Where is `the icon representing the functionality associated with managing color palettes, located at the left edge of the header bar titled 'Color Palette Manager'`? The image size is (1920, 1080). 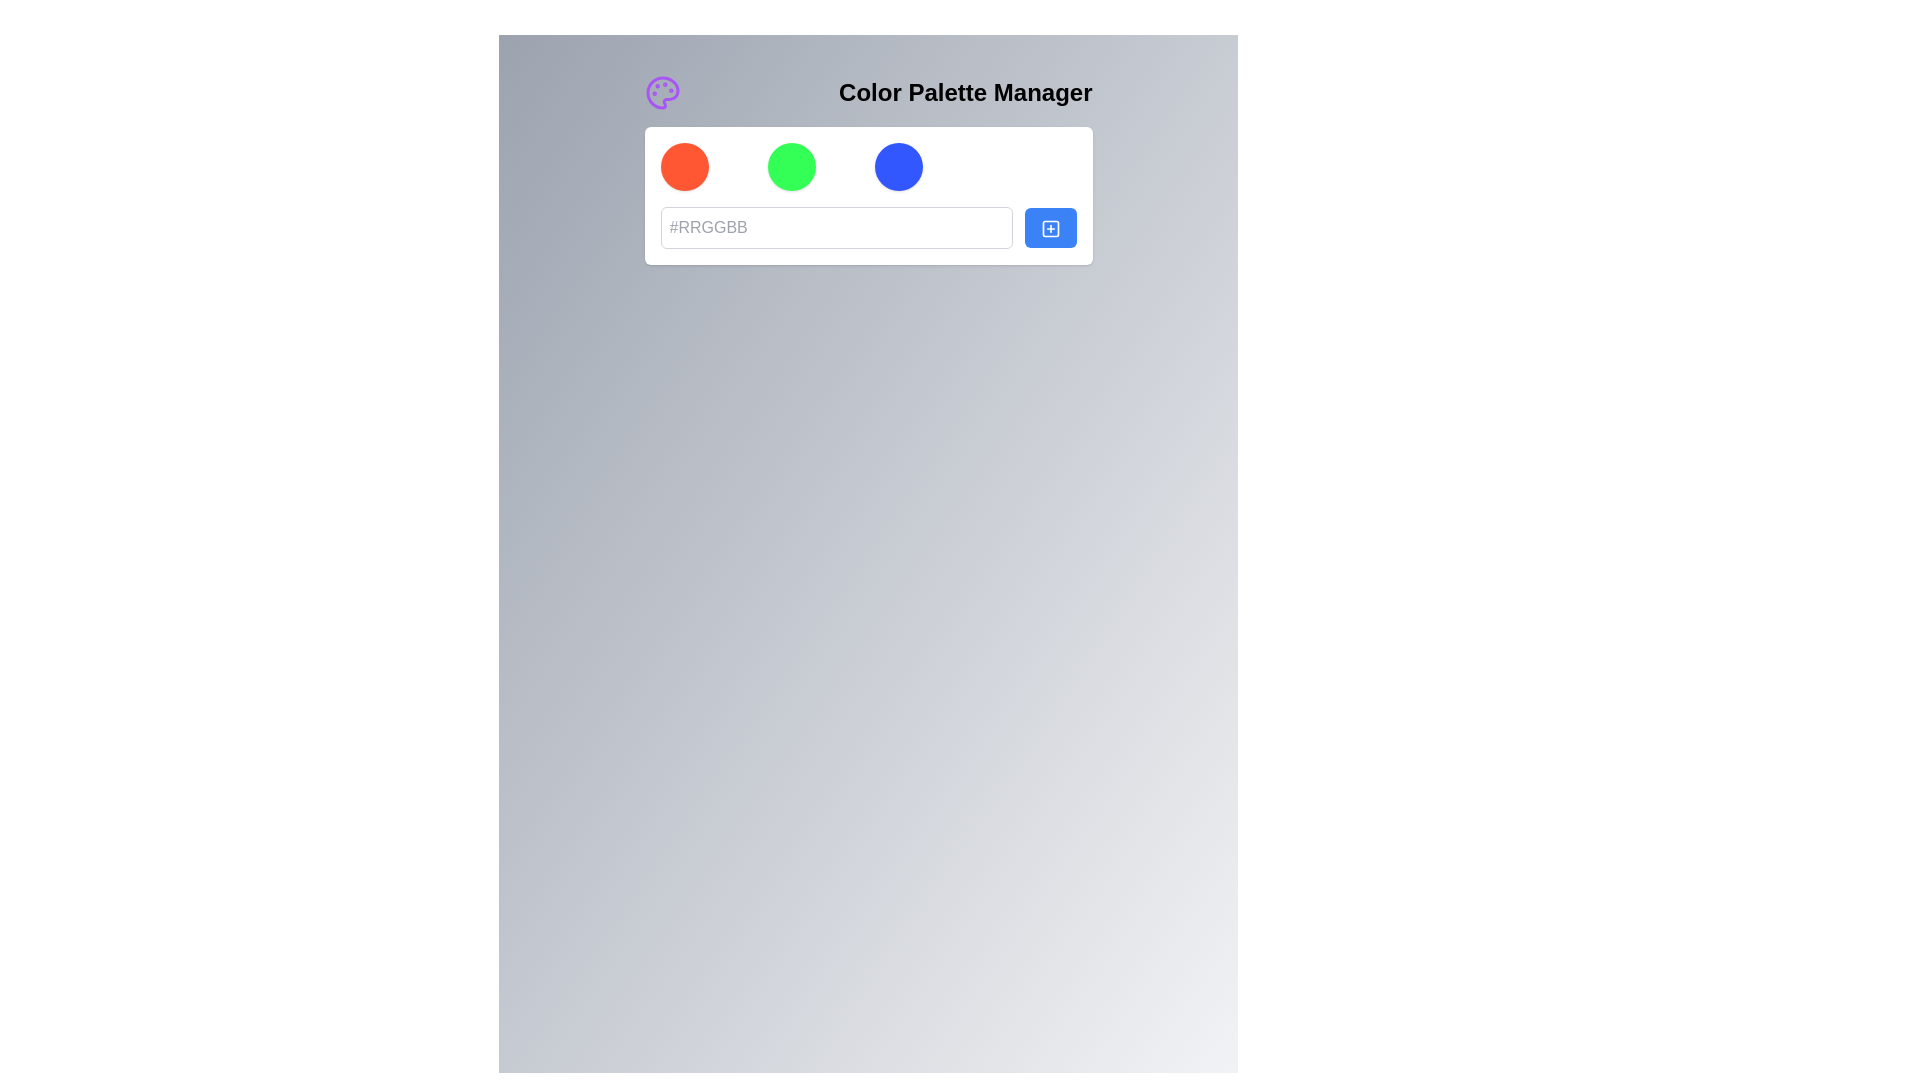 the icon representing the functionality associated with managing color palettes, located at the left edge of the header bar titled 'Color Palette Manager' is located at coordinates (662, 92).